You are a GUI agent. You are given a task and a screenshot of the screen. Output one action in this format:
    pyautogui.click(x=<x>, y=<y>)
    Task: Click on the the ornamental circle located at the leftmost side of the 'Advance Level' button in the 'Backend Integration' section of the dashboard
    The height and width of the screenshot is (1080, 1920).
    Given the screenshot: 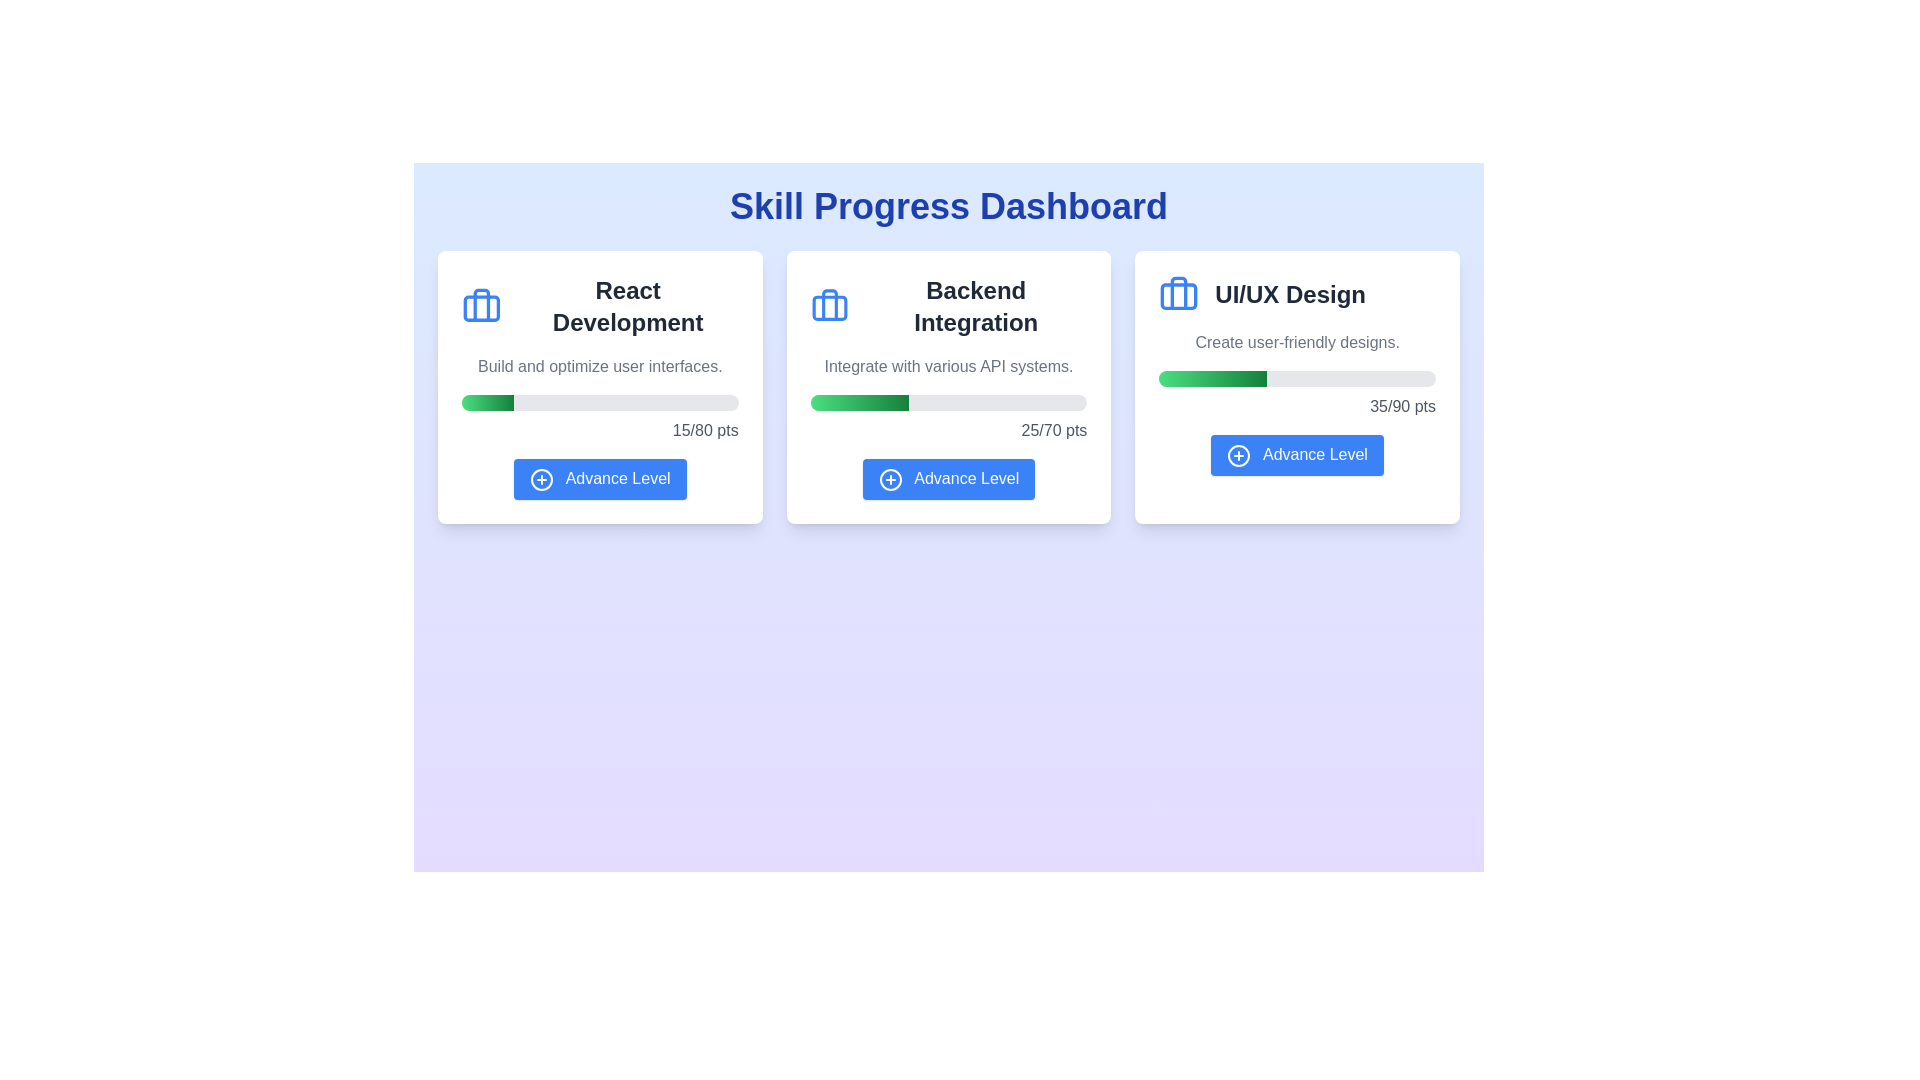 What is the action you would take?
    pyautogui.click(x=889, y=479)
    